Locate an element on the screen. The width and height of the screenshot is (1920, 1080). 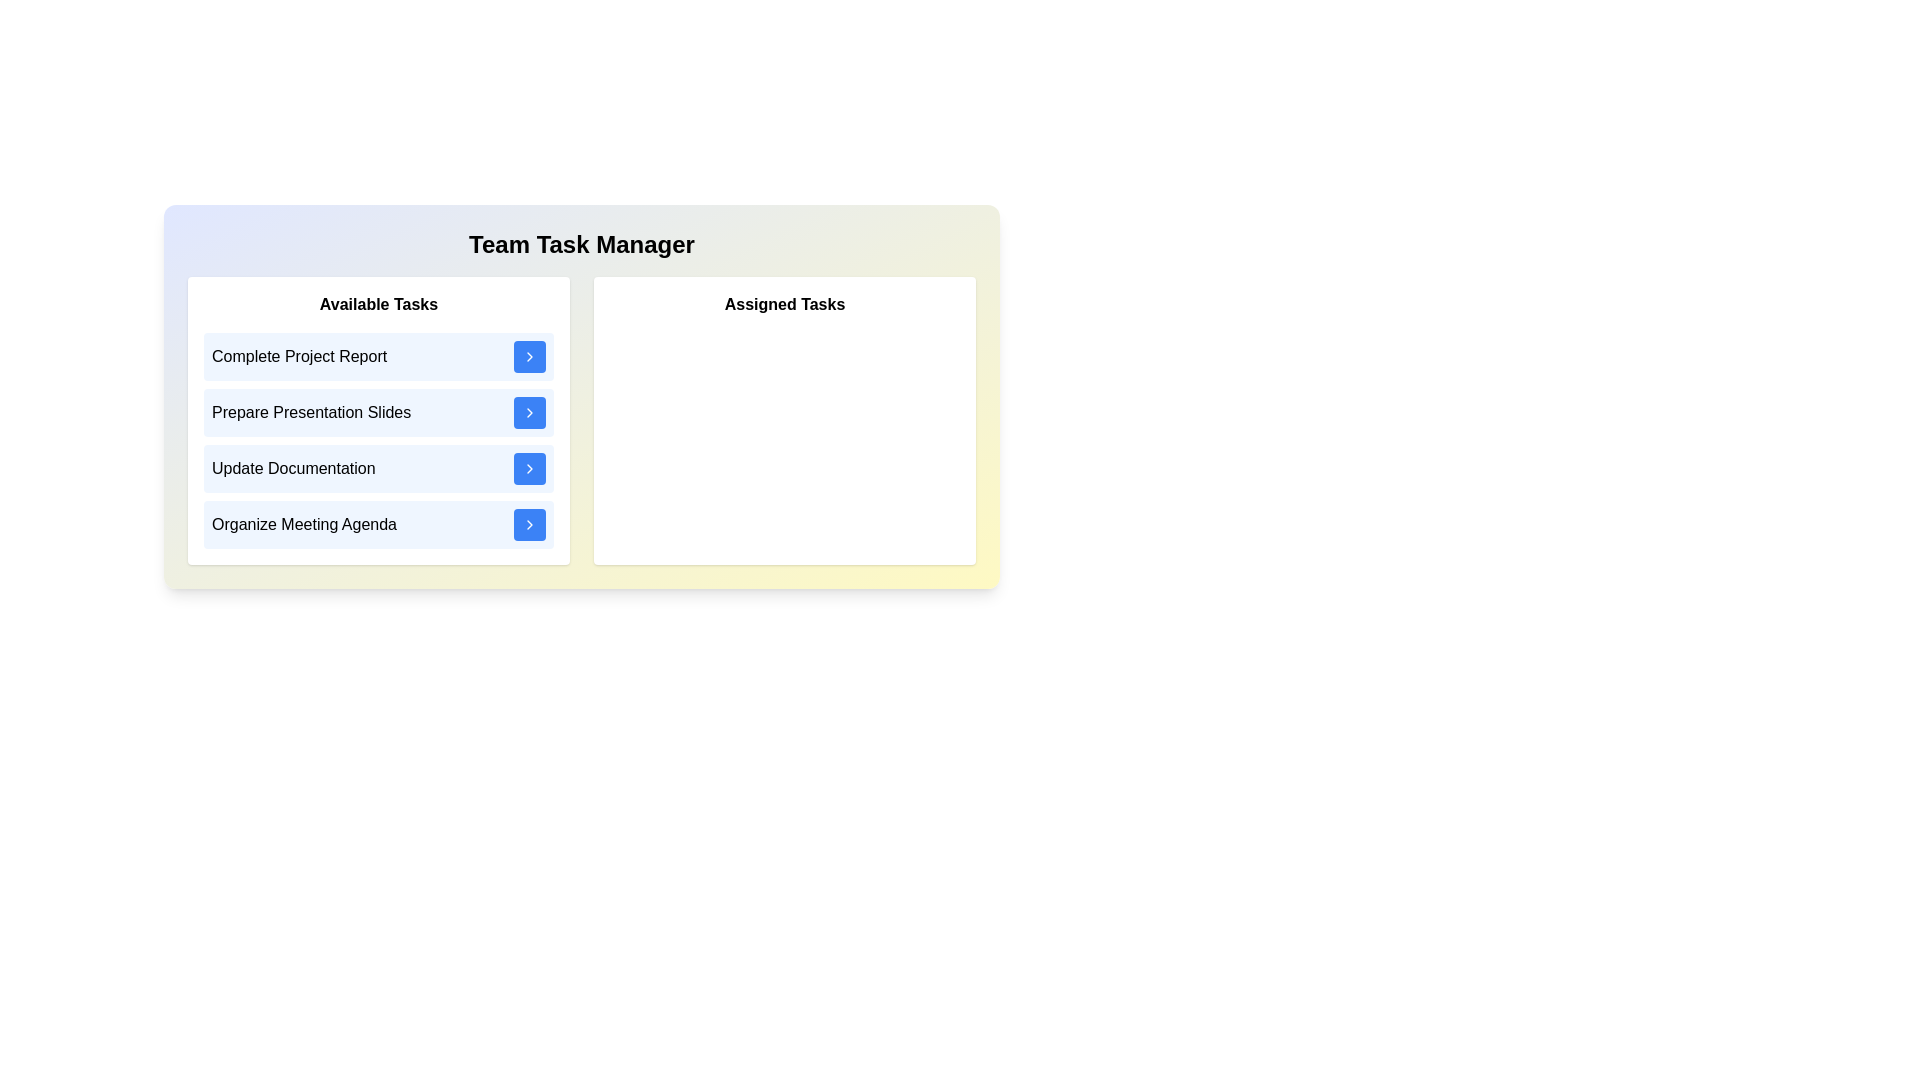
the button corresponding to the task Organize Meeting Agenda to assign it is located at coordinates (529, 523).